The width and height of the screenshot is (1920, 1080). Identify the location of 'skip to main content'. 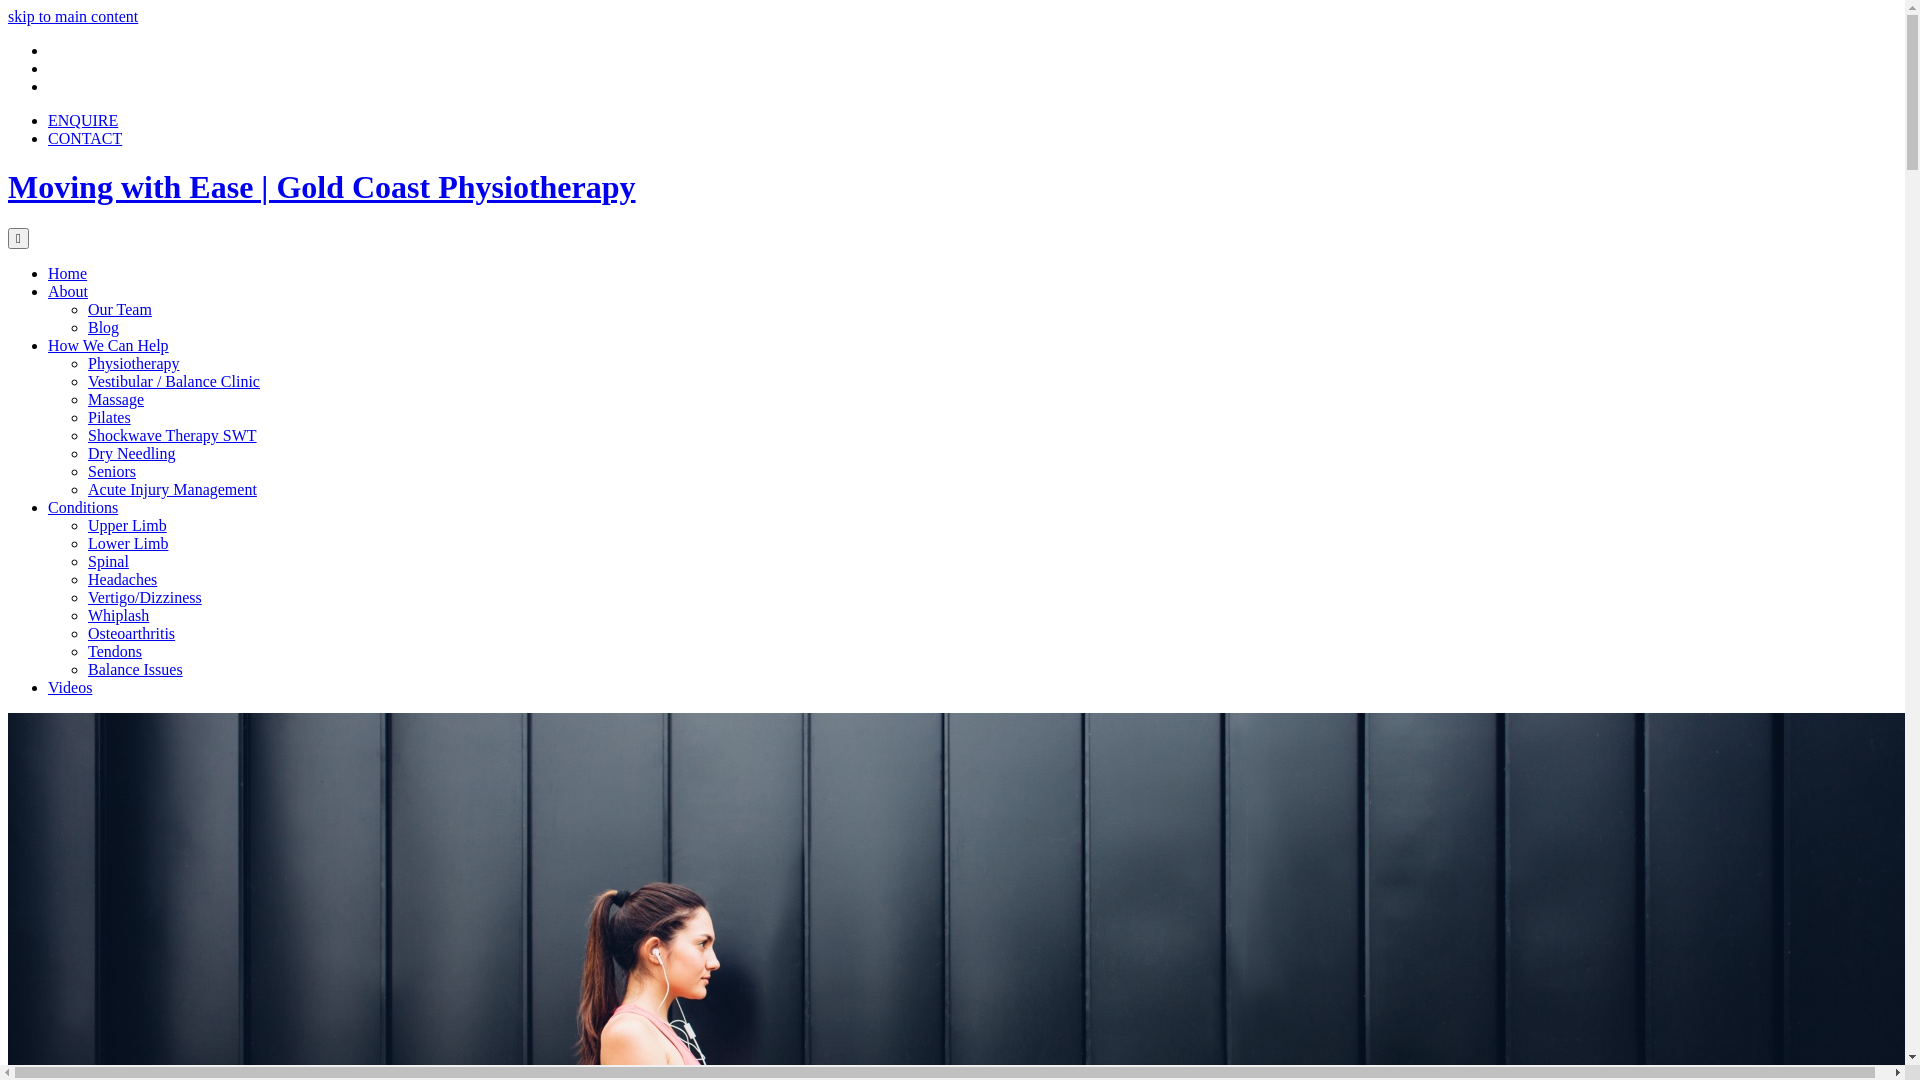
(72, 16).